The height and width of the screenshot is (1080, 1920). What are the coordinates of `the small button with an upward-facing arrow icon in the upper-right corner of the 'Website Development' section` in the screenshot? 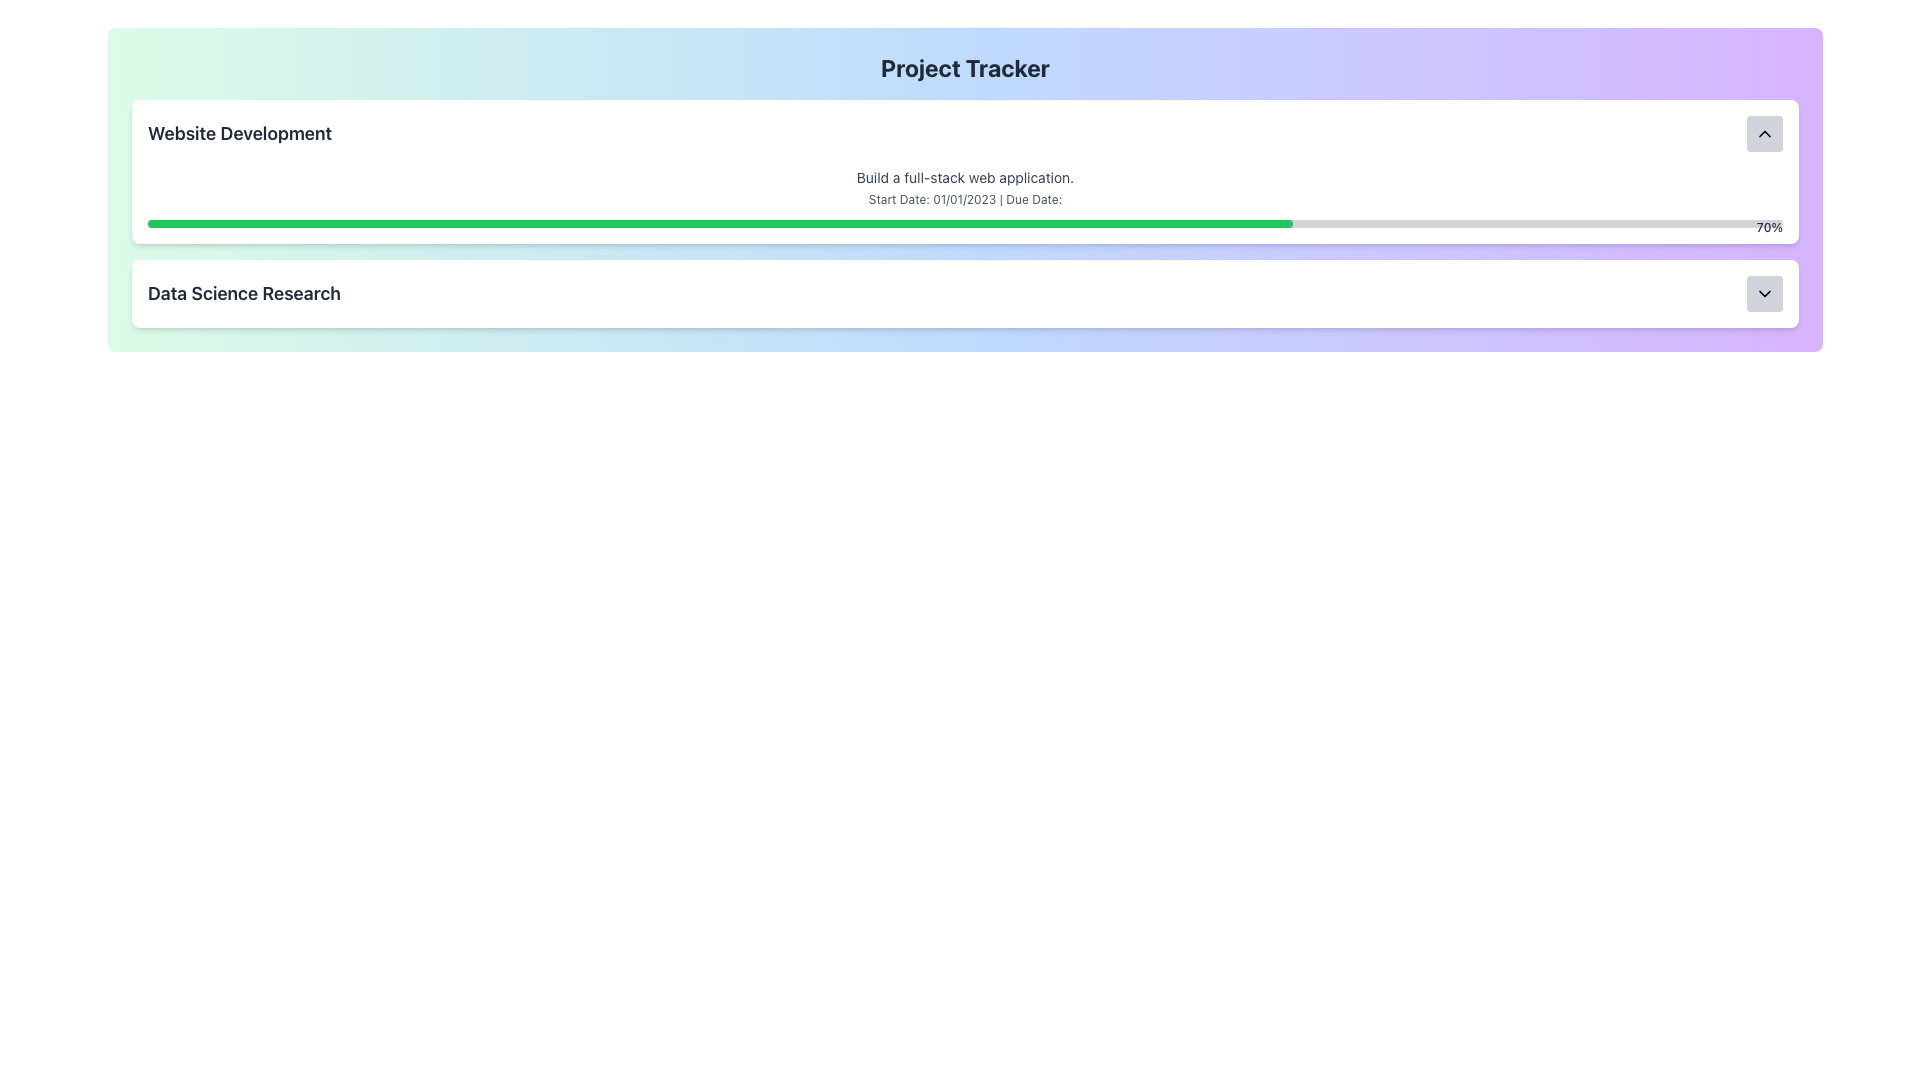 It's located at (1765, 134).